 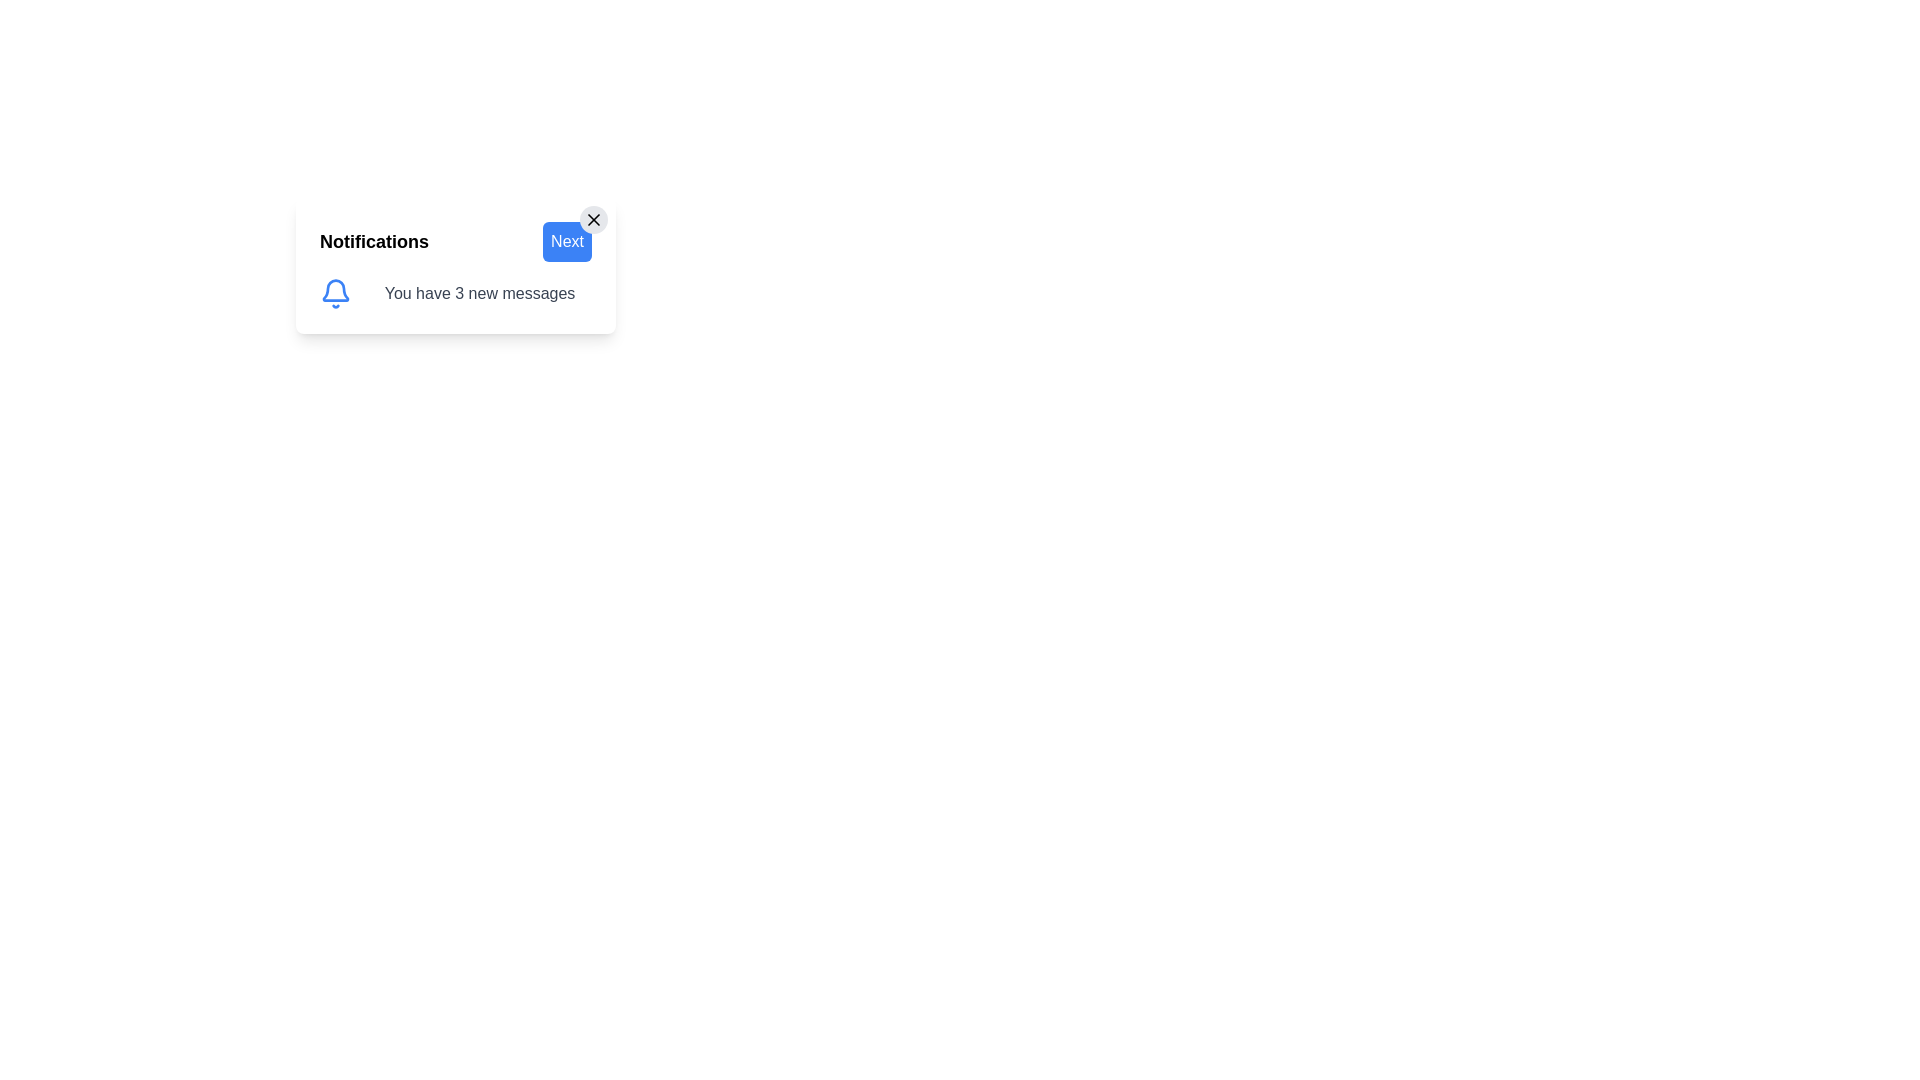 What do you see at coordinates (455, 293) in the screenshot?
I see `the Notification item featuring a blue bell icon and the message text 'You have 3 new messages' to read the message` at bounding box center [455, 293].